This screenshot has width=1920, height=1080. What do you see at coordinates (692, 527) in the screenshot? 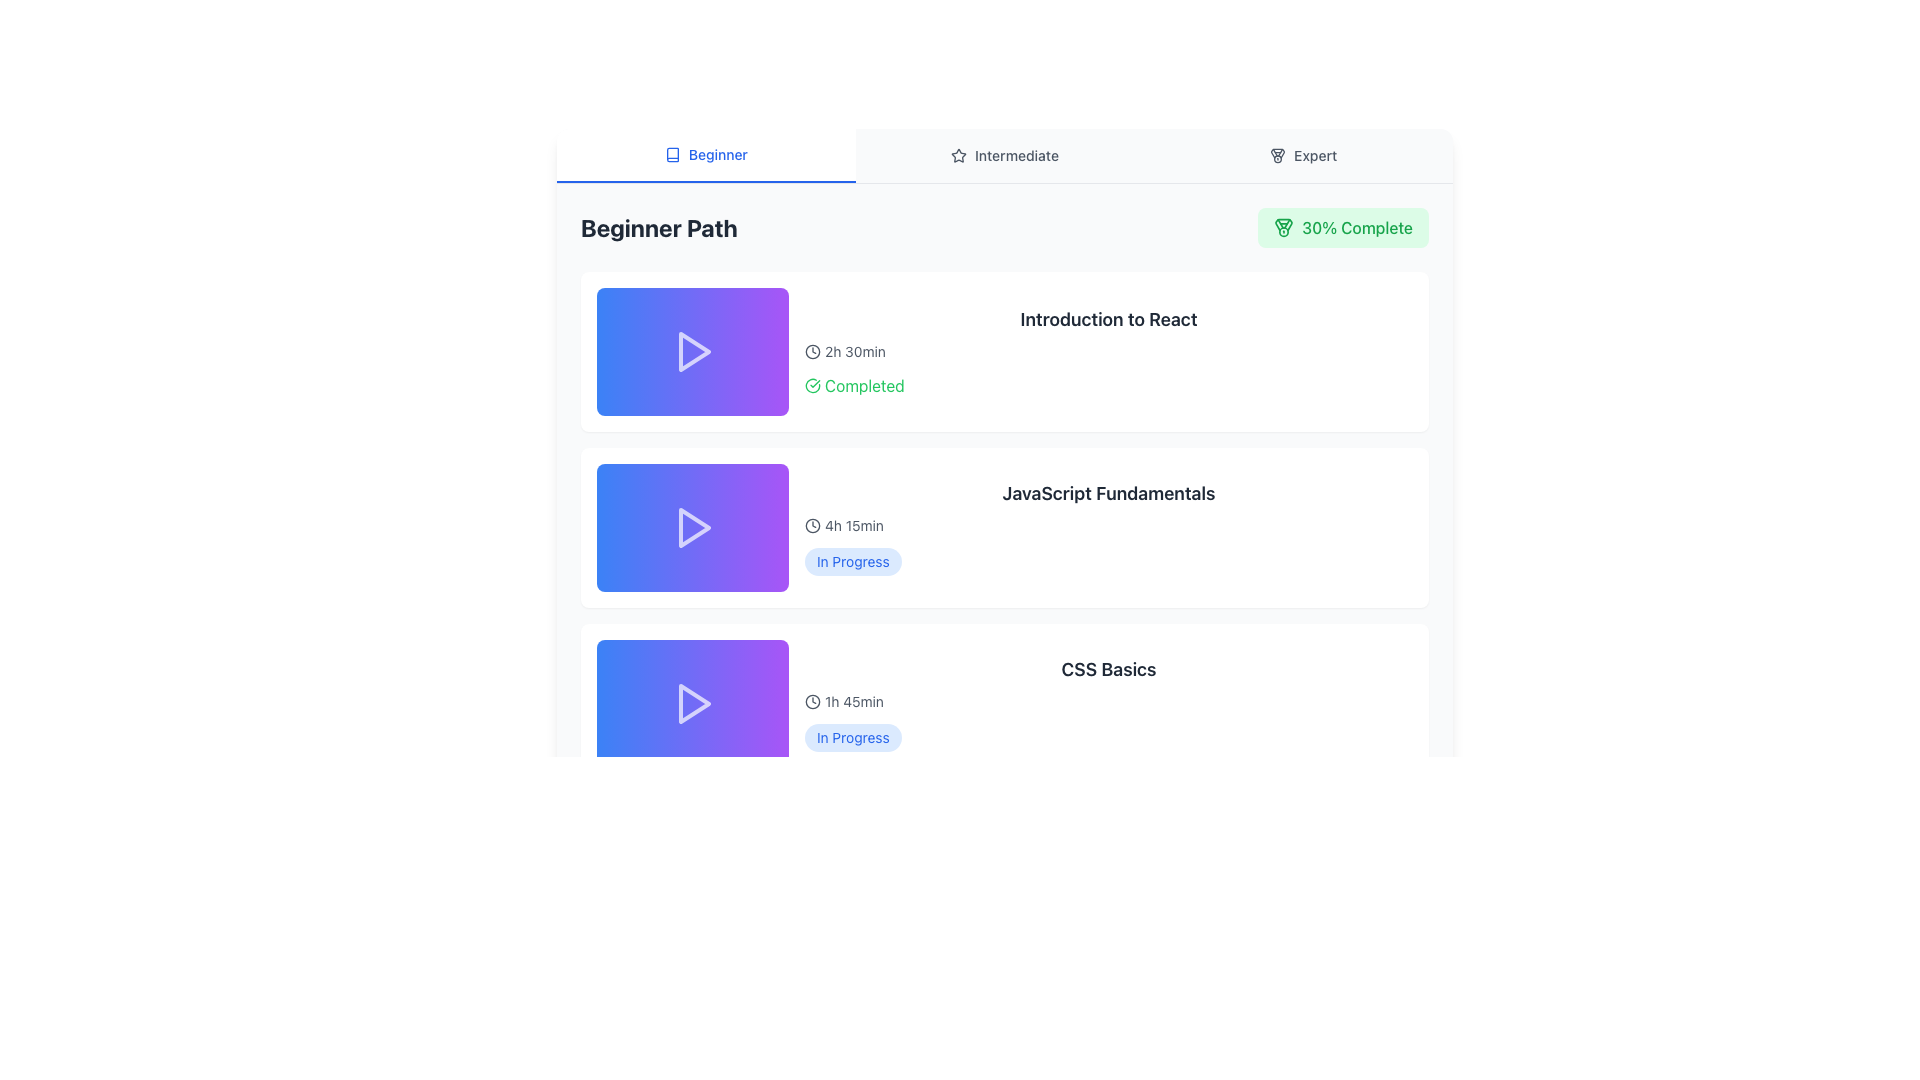
I see `the interactive thumbnail for the 'JavaScript Fundamentals' module located next to the text content to possibly display additional options or feedback` at bounding box center [692, 527].